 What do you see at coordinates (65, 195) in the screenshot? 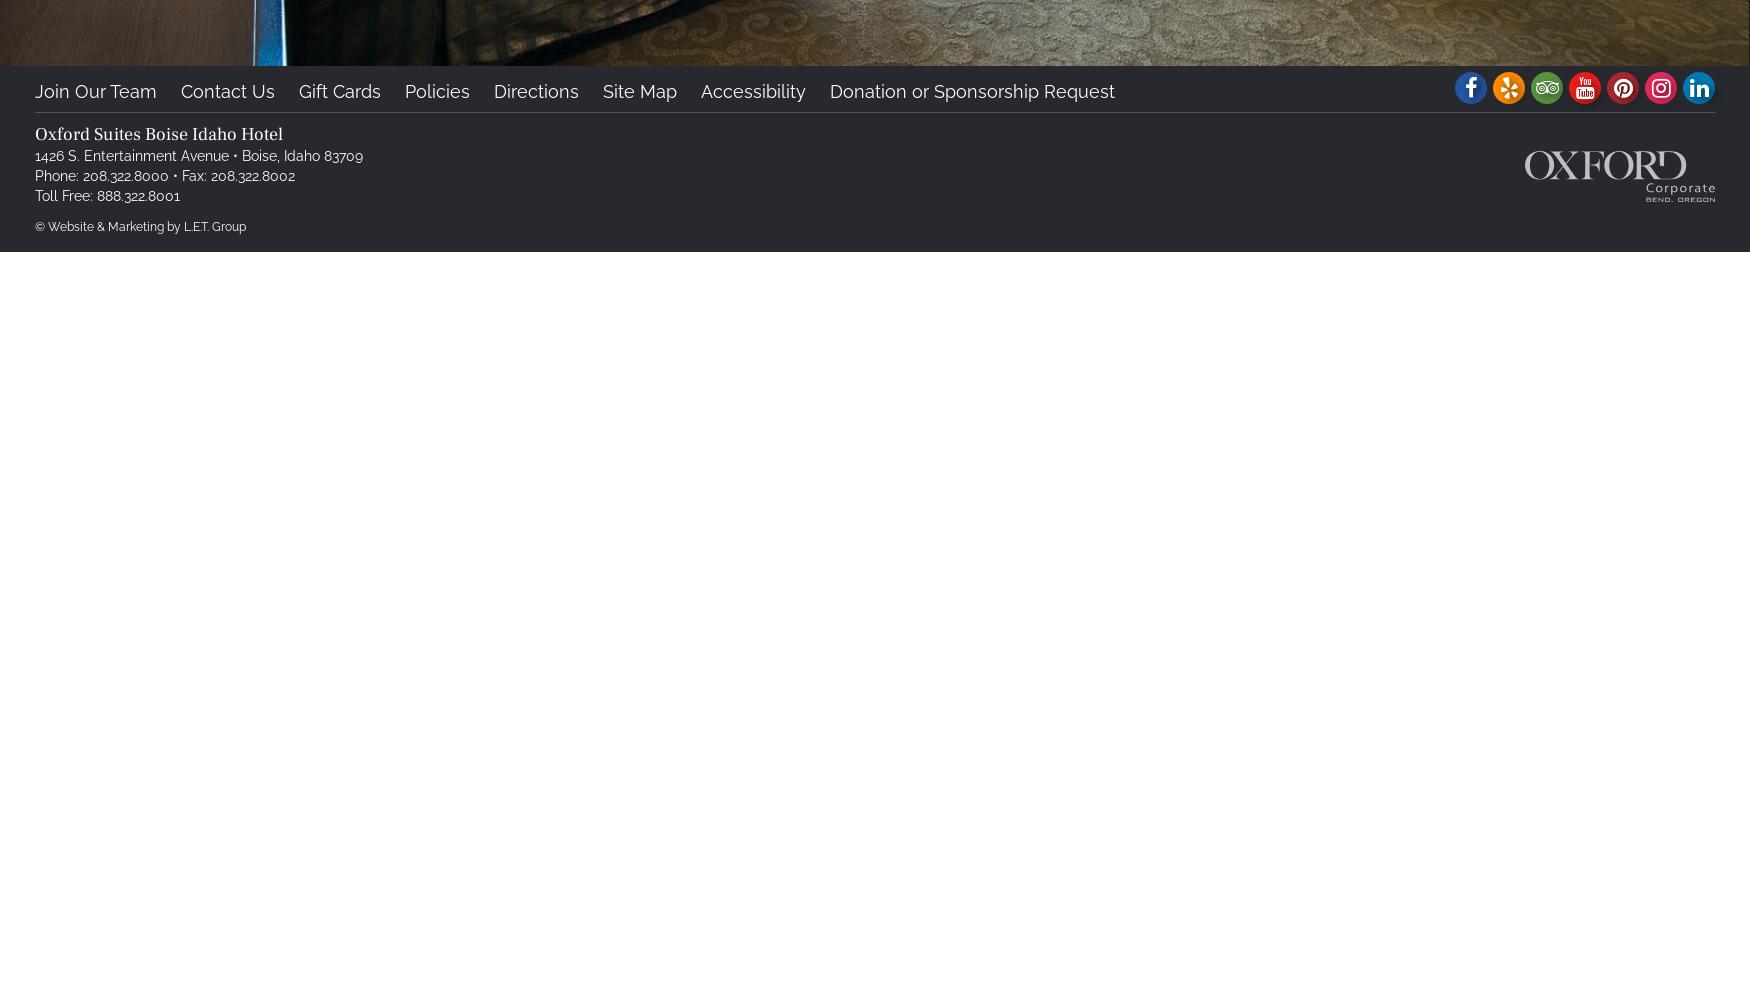
I see `'Toll Free:'` at bounding box center [65, 195].